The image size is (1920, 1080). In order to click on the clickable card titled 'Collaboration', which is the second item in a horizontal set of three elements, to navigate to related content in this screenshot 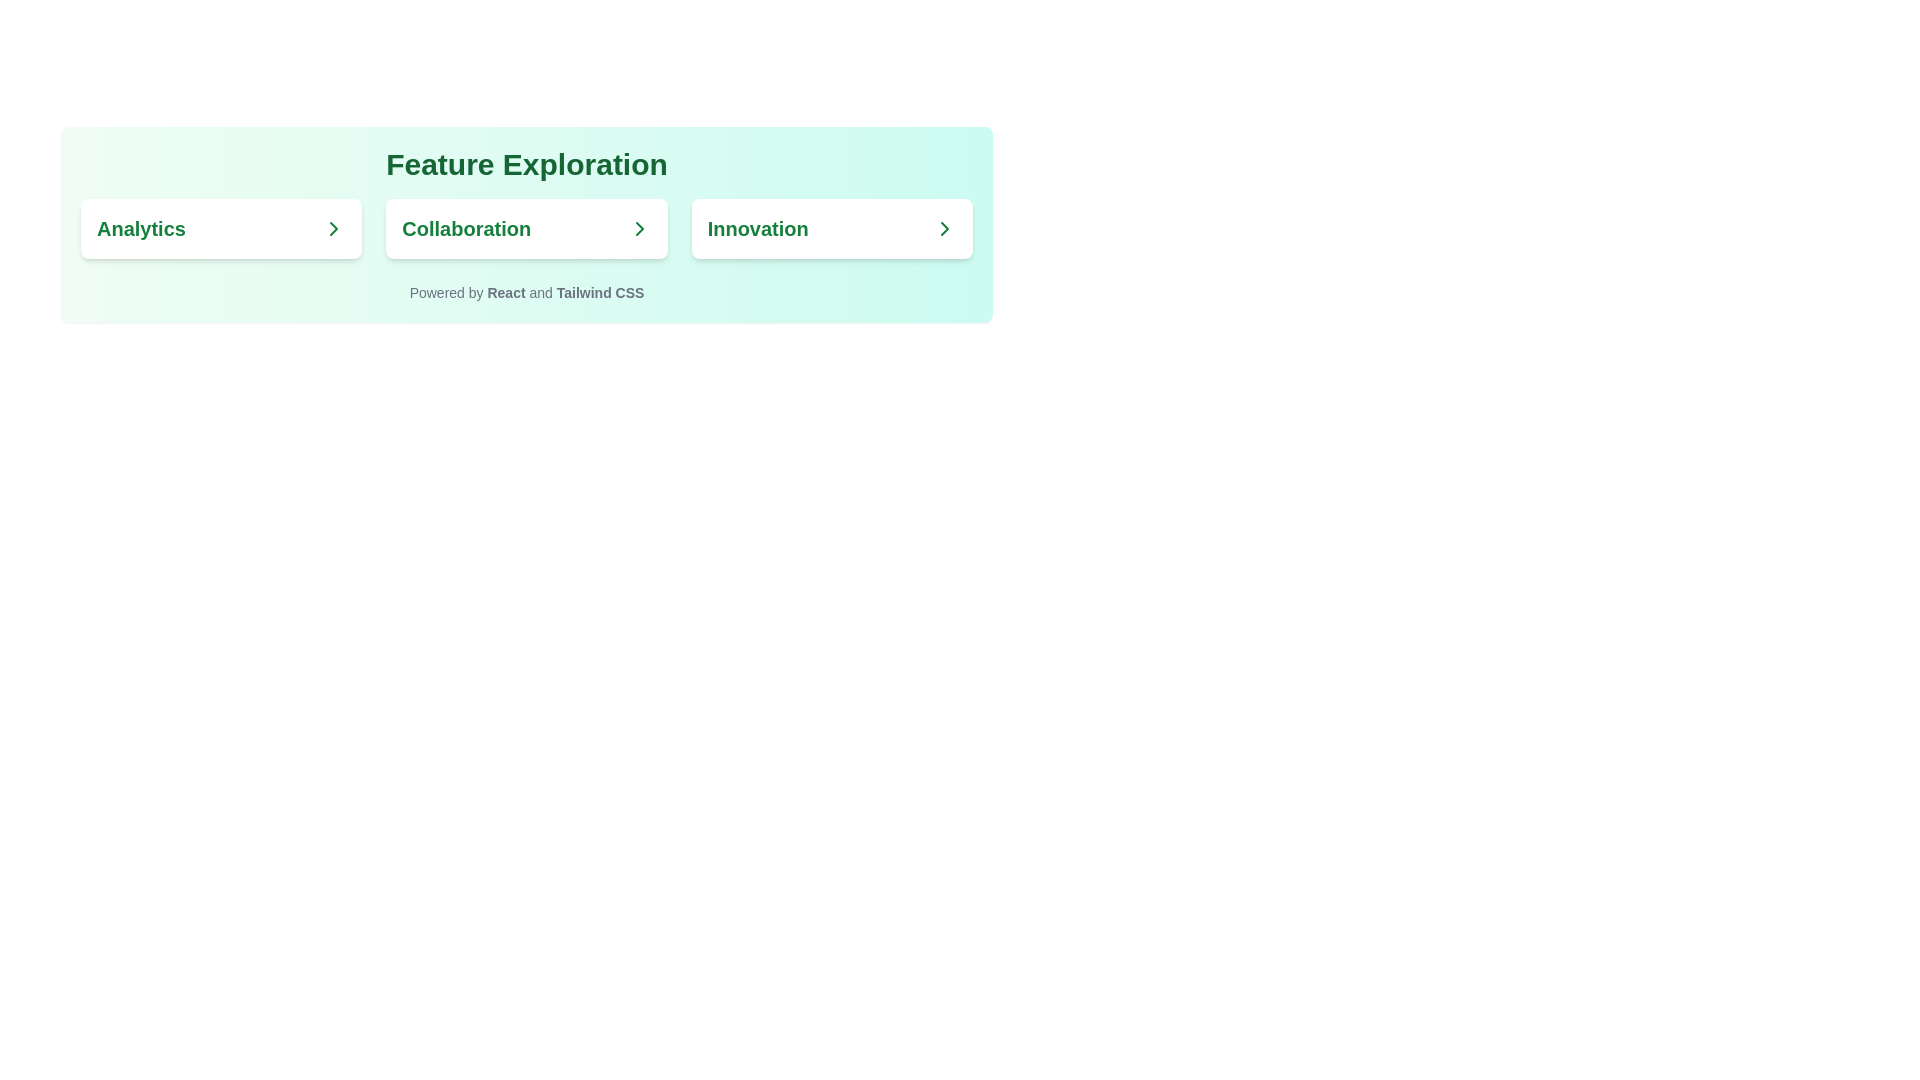, I will do `click(527, 227)`.